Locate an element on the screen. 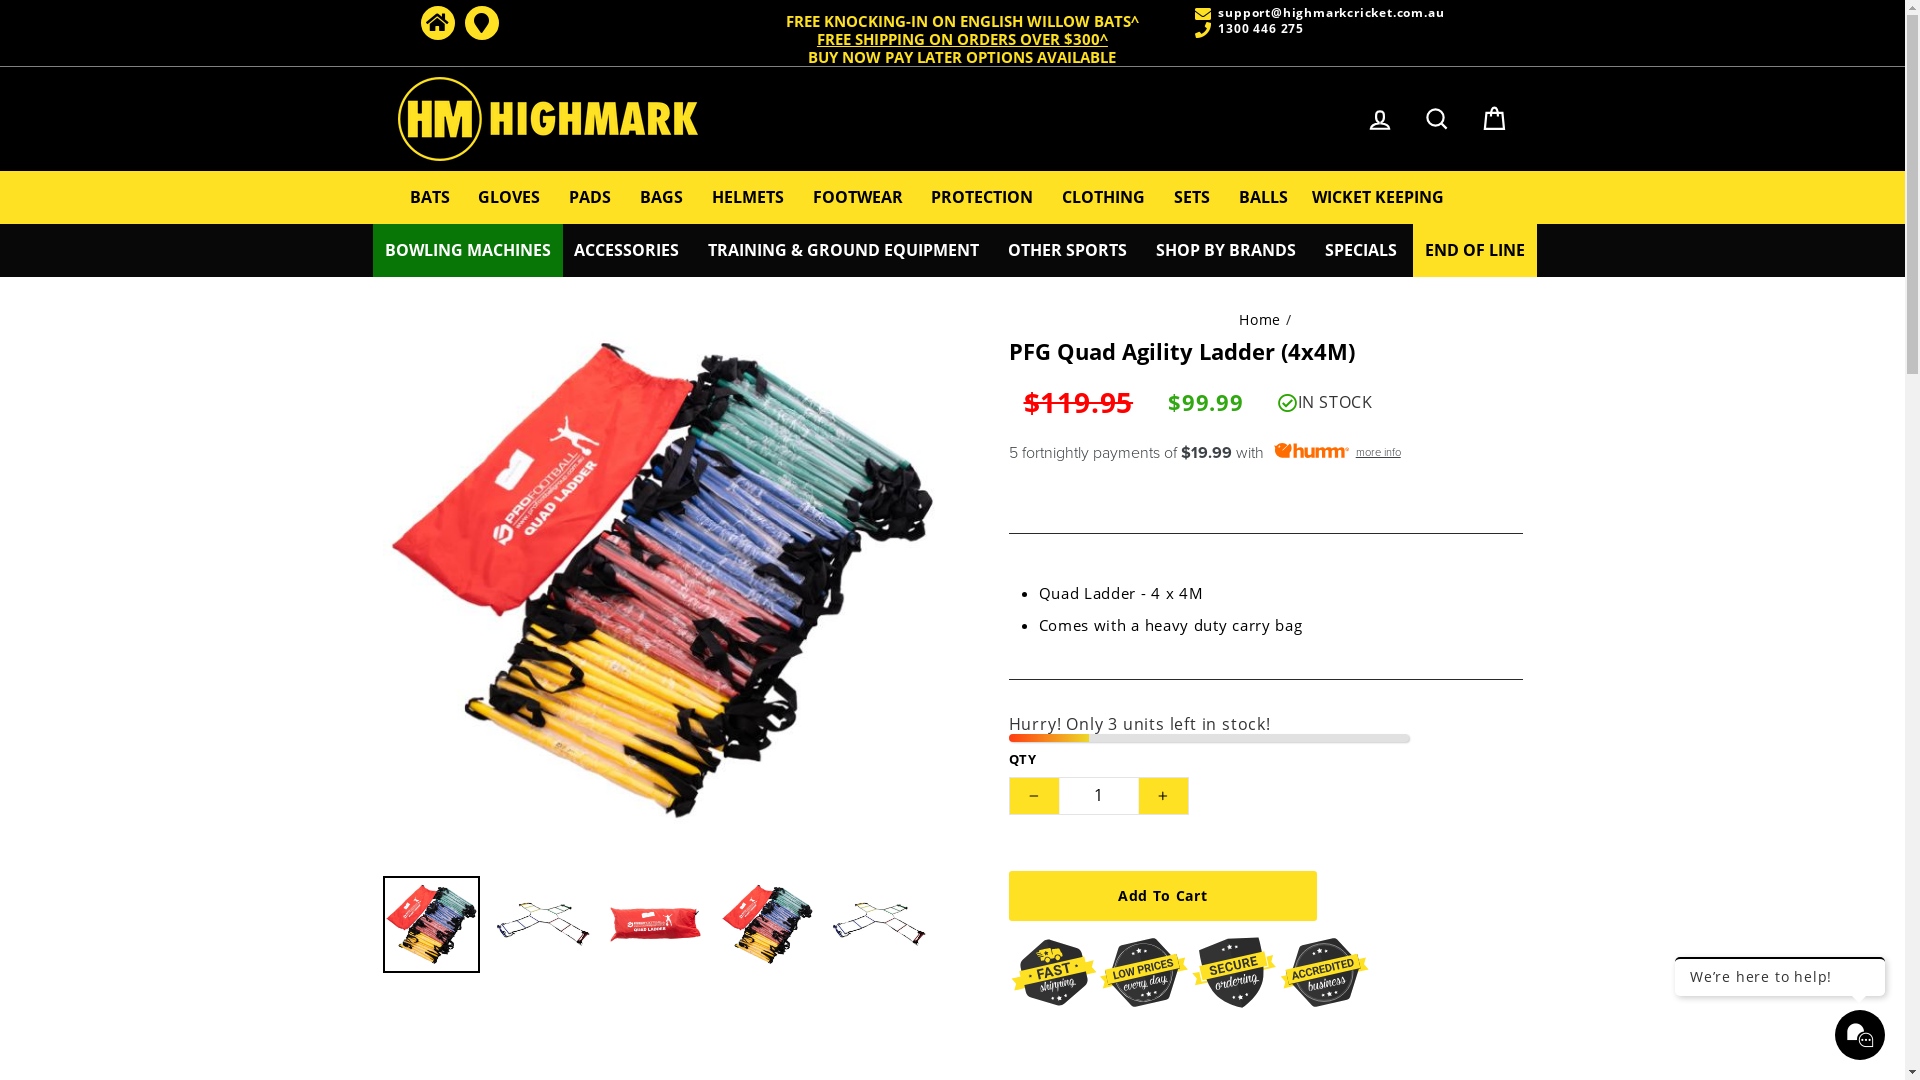  'SHOP BY BRANDS' is located at coordinates (1224, 249).